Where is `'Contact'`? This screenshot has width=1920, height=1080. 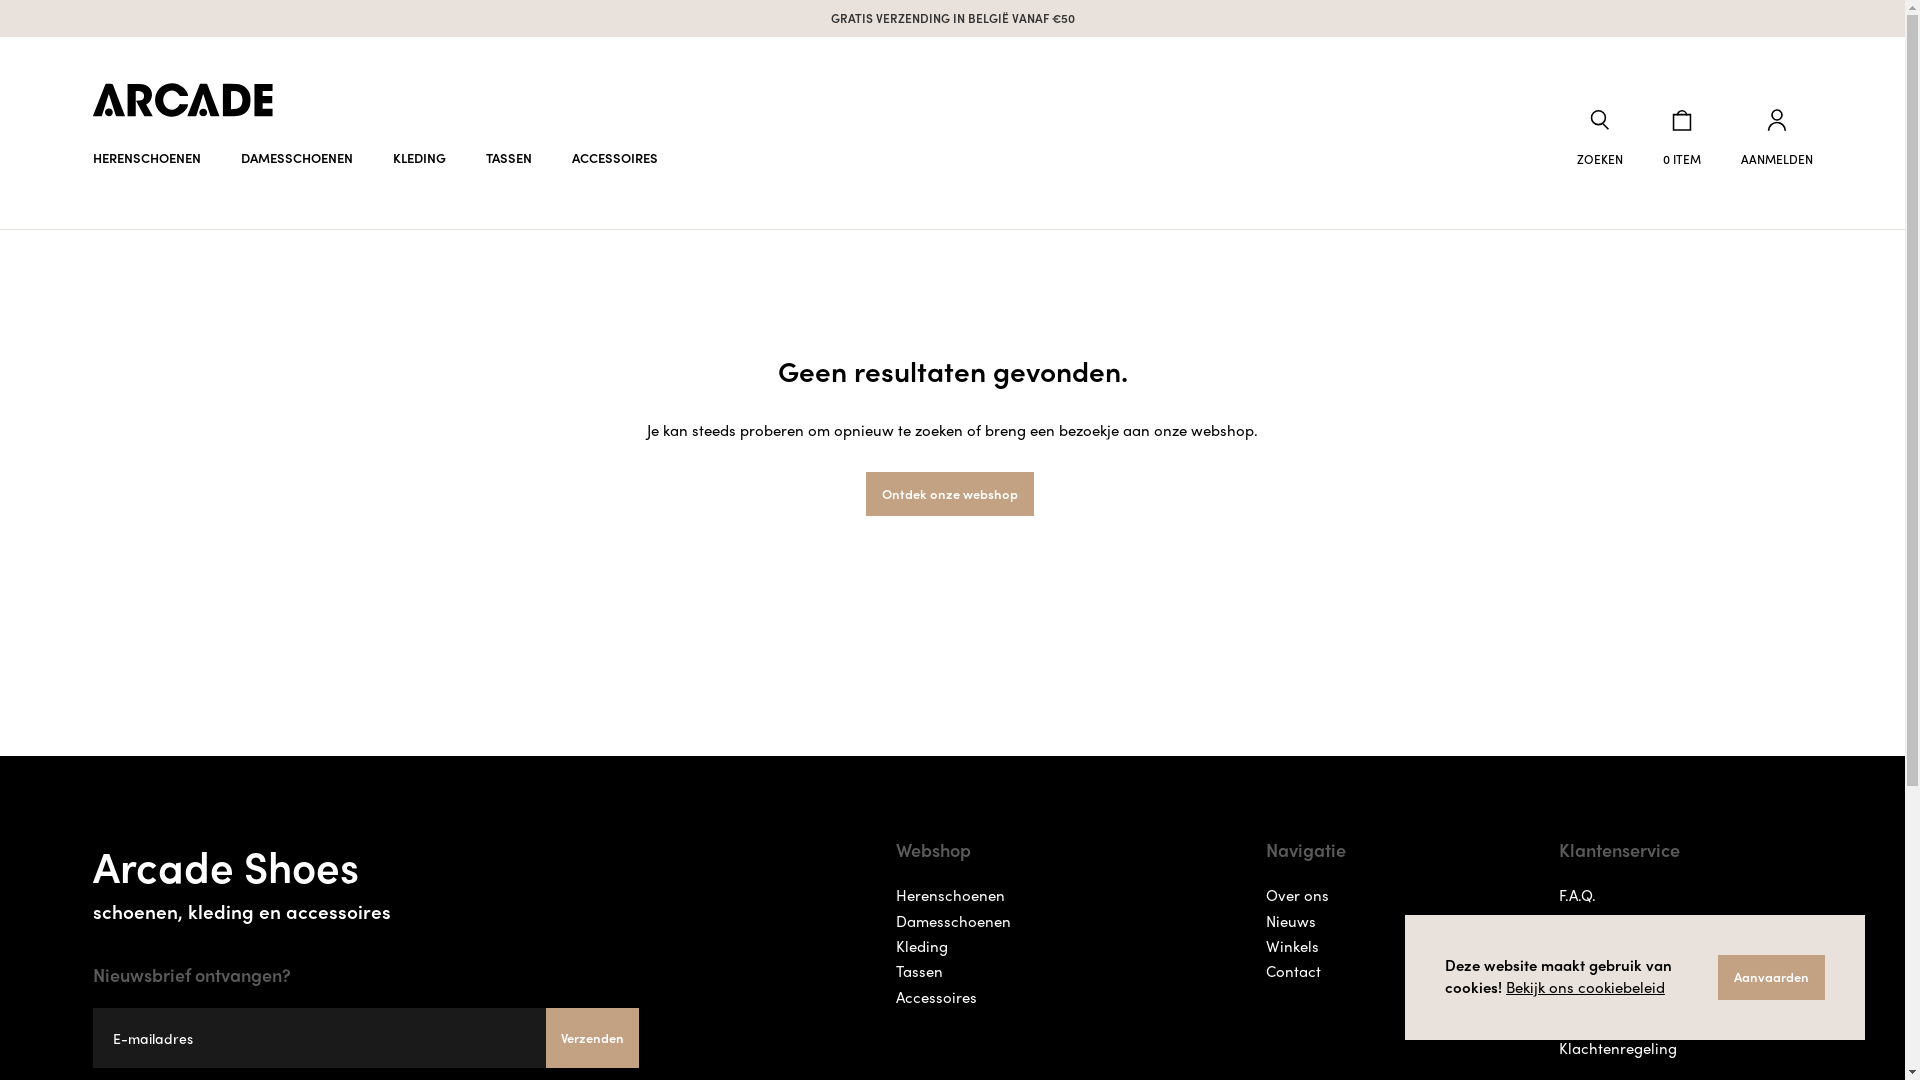
'Contact' is located at coordinates (1293, 970).